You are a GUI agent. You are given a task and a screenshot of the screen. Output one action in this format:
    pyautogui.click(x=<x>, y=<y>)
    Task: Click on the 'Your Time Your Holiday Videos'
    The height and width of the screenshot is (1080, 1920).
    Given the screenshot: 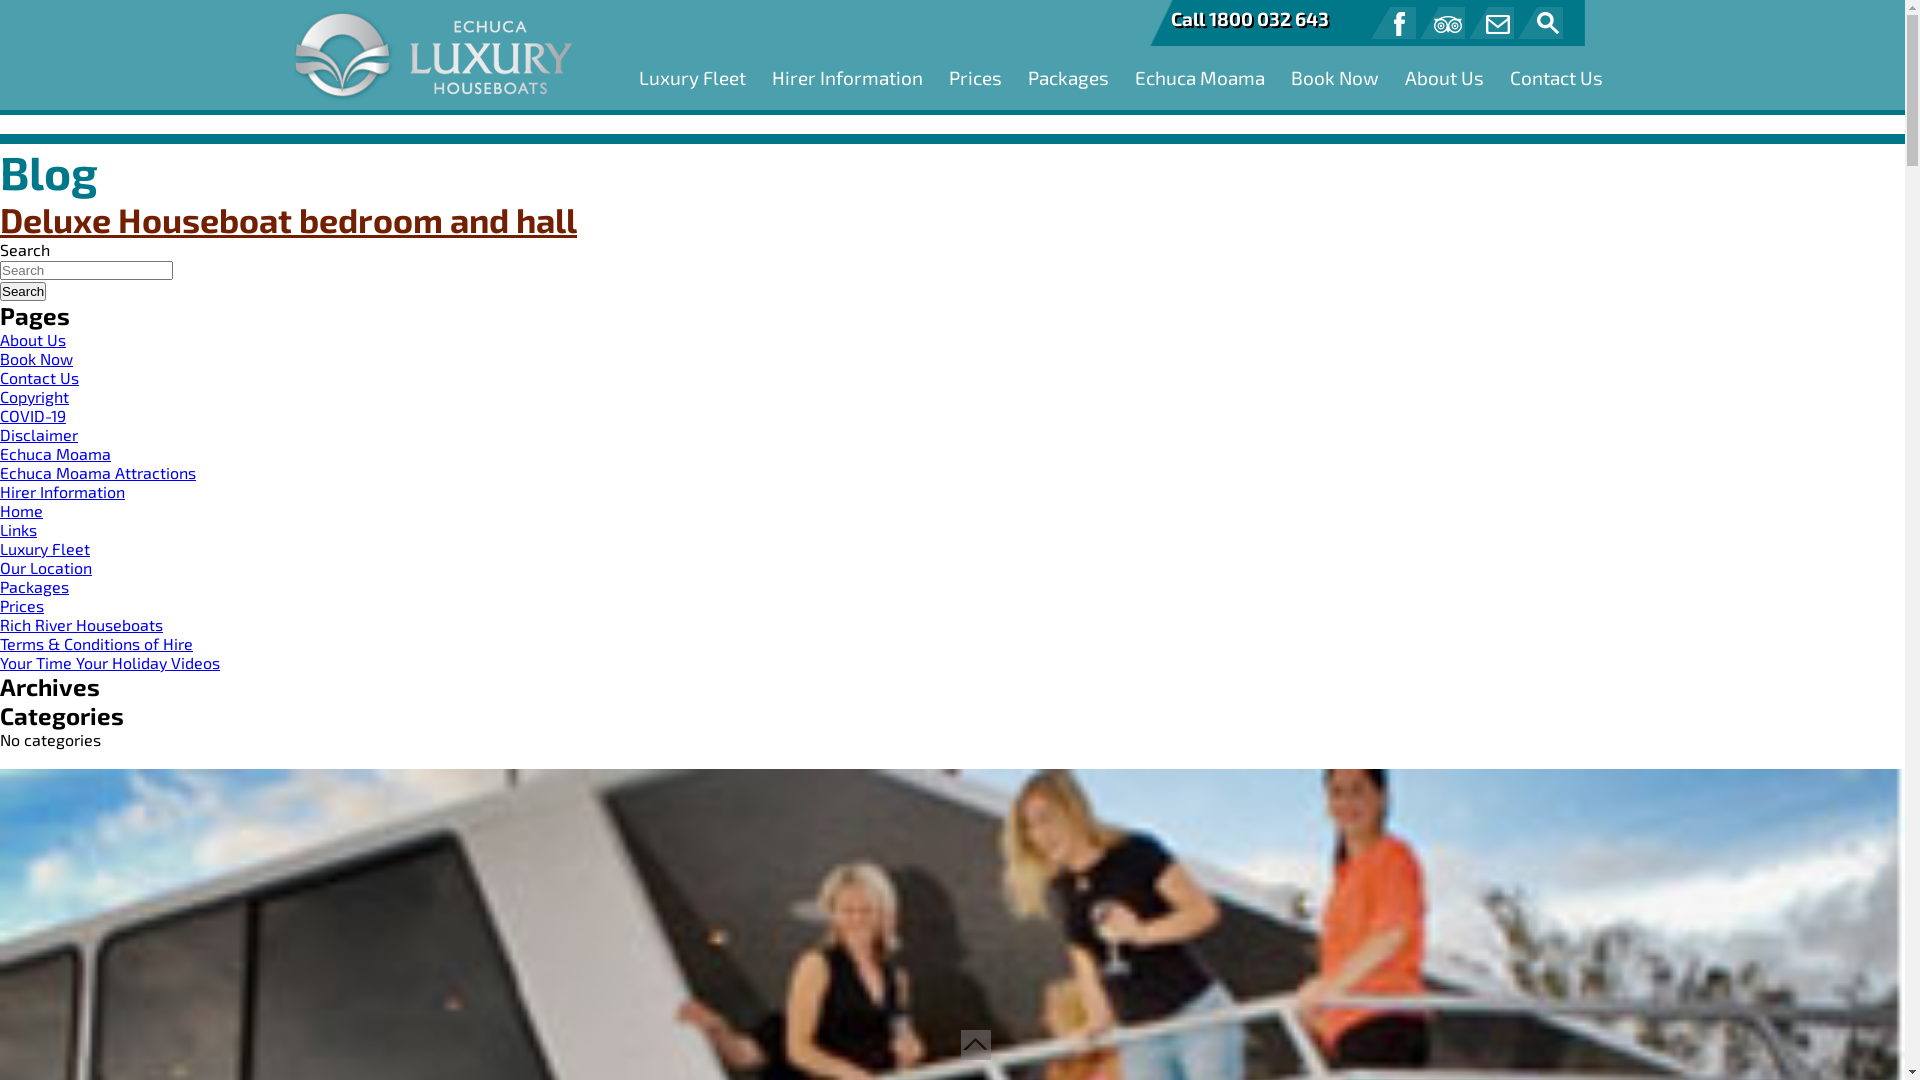 What is the action you would take?
    pyautogui.click(x=109, y=662)
    